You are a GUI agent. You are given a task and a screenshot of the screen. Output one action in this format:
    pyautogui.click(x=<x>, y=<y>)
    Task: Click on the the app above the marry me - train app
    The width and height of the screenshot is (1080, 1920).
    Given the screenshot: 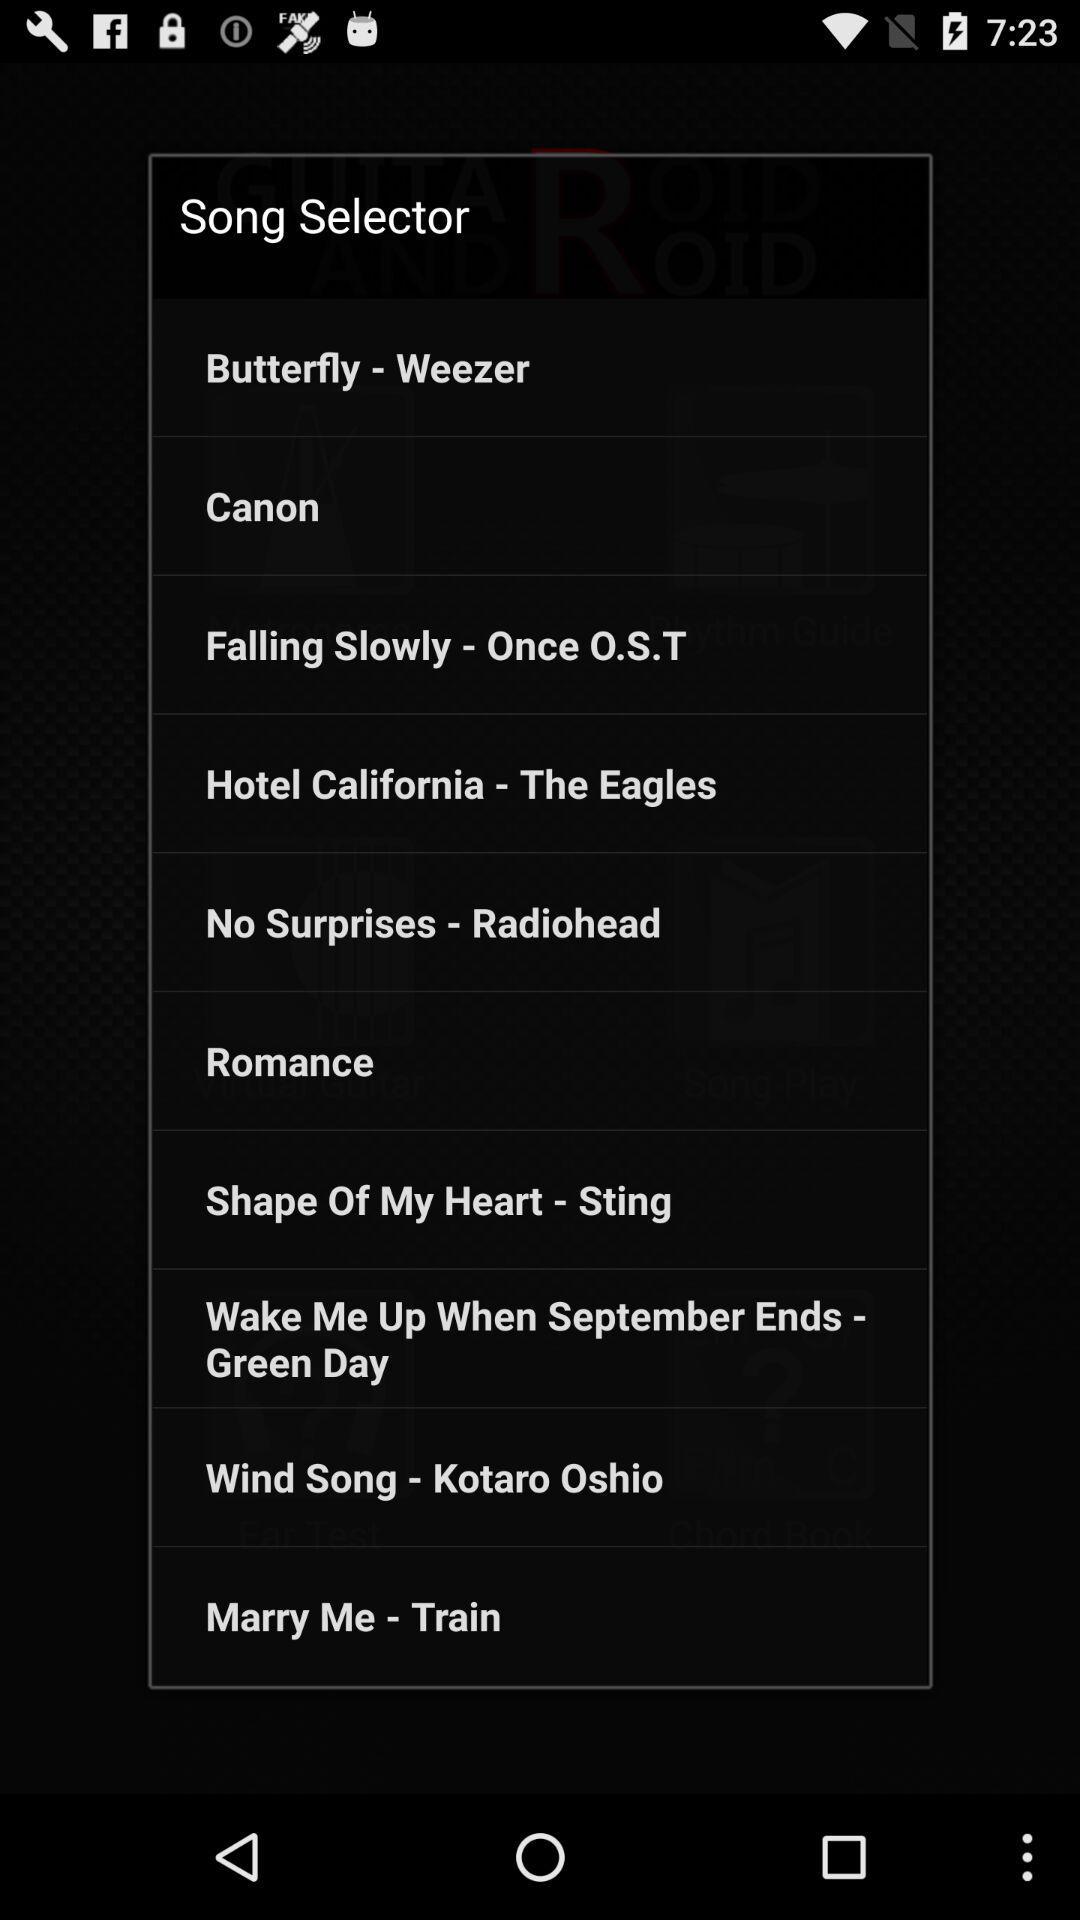 What is the action you would take?
    pyautogui.click(x=407, y=1477)
    